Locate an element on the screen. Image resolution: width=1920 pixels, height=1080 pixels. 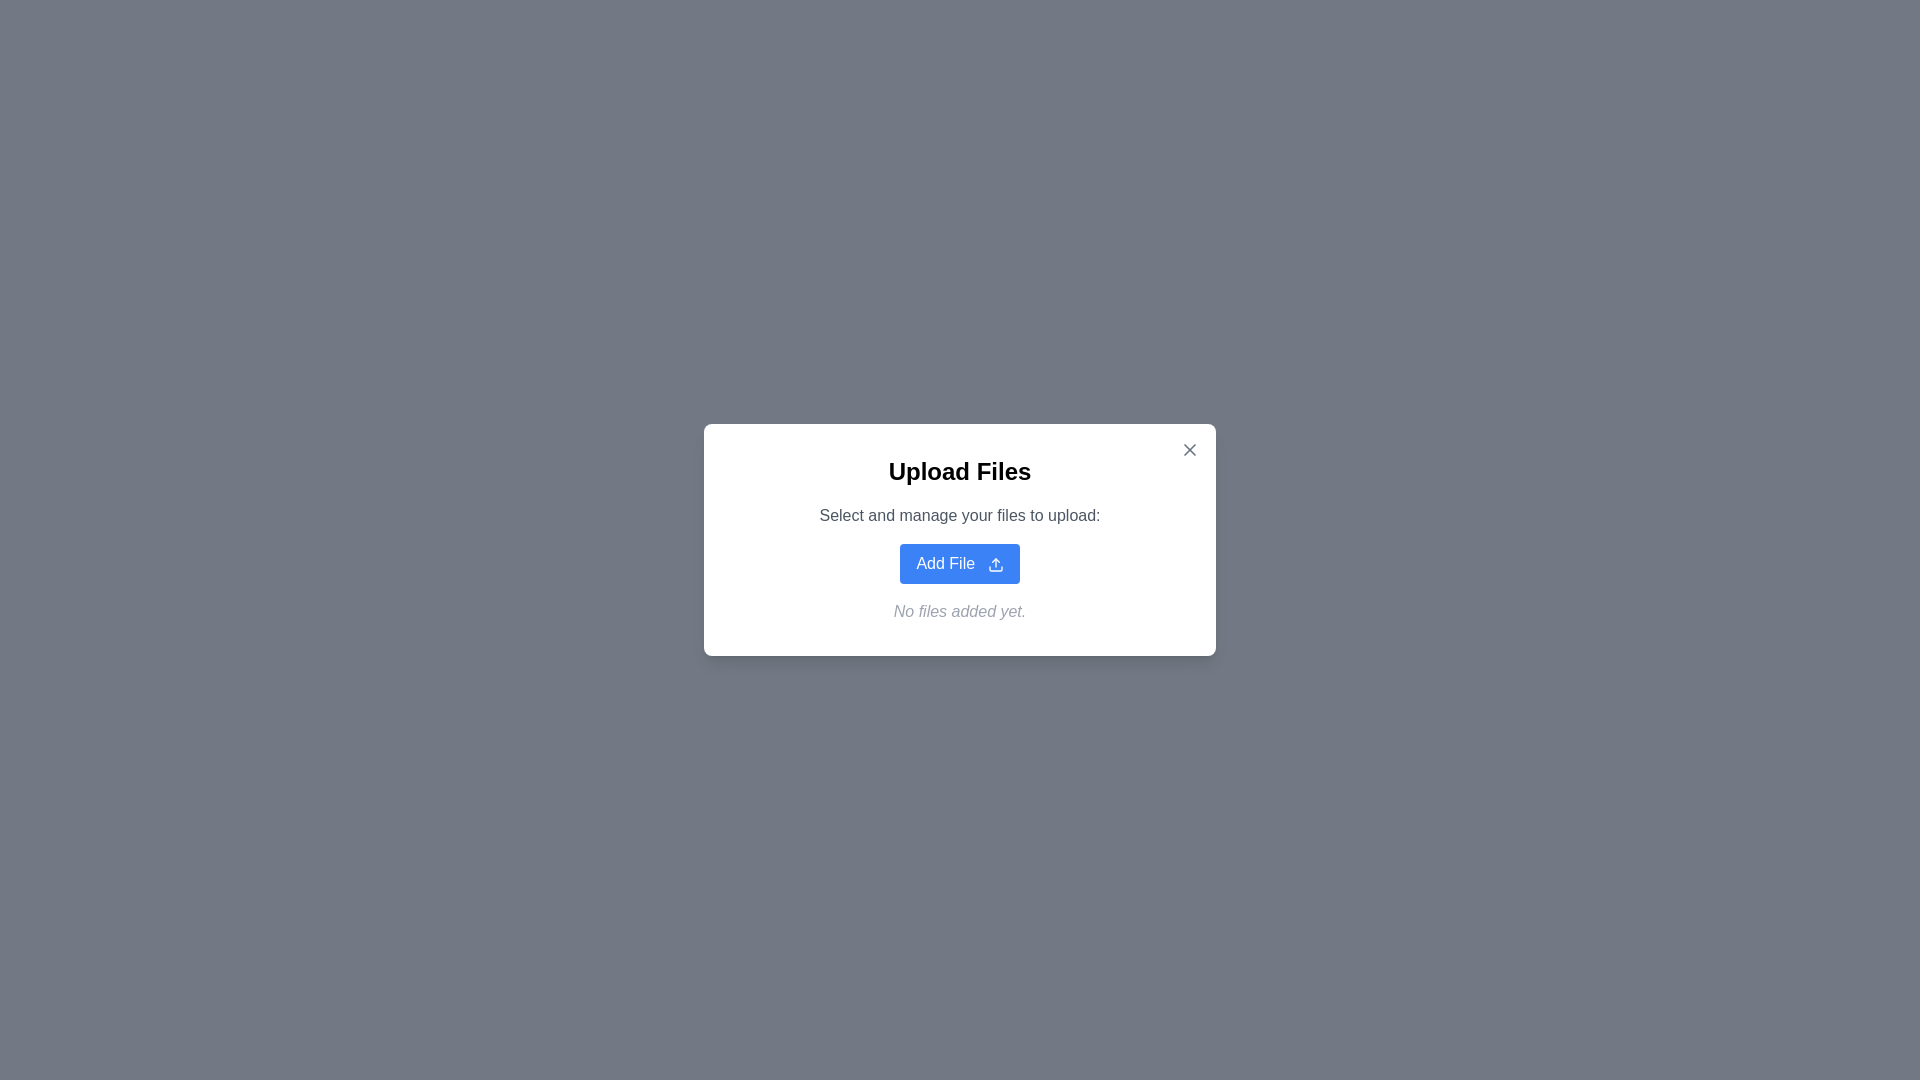
the close button in the top-right corner of the dialog is located at coordinates (1190, 450).